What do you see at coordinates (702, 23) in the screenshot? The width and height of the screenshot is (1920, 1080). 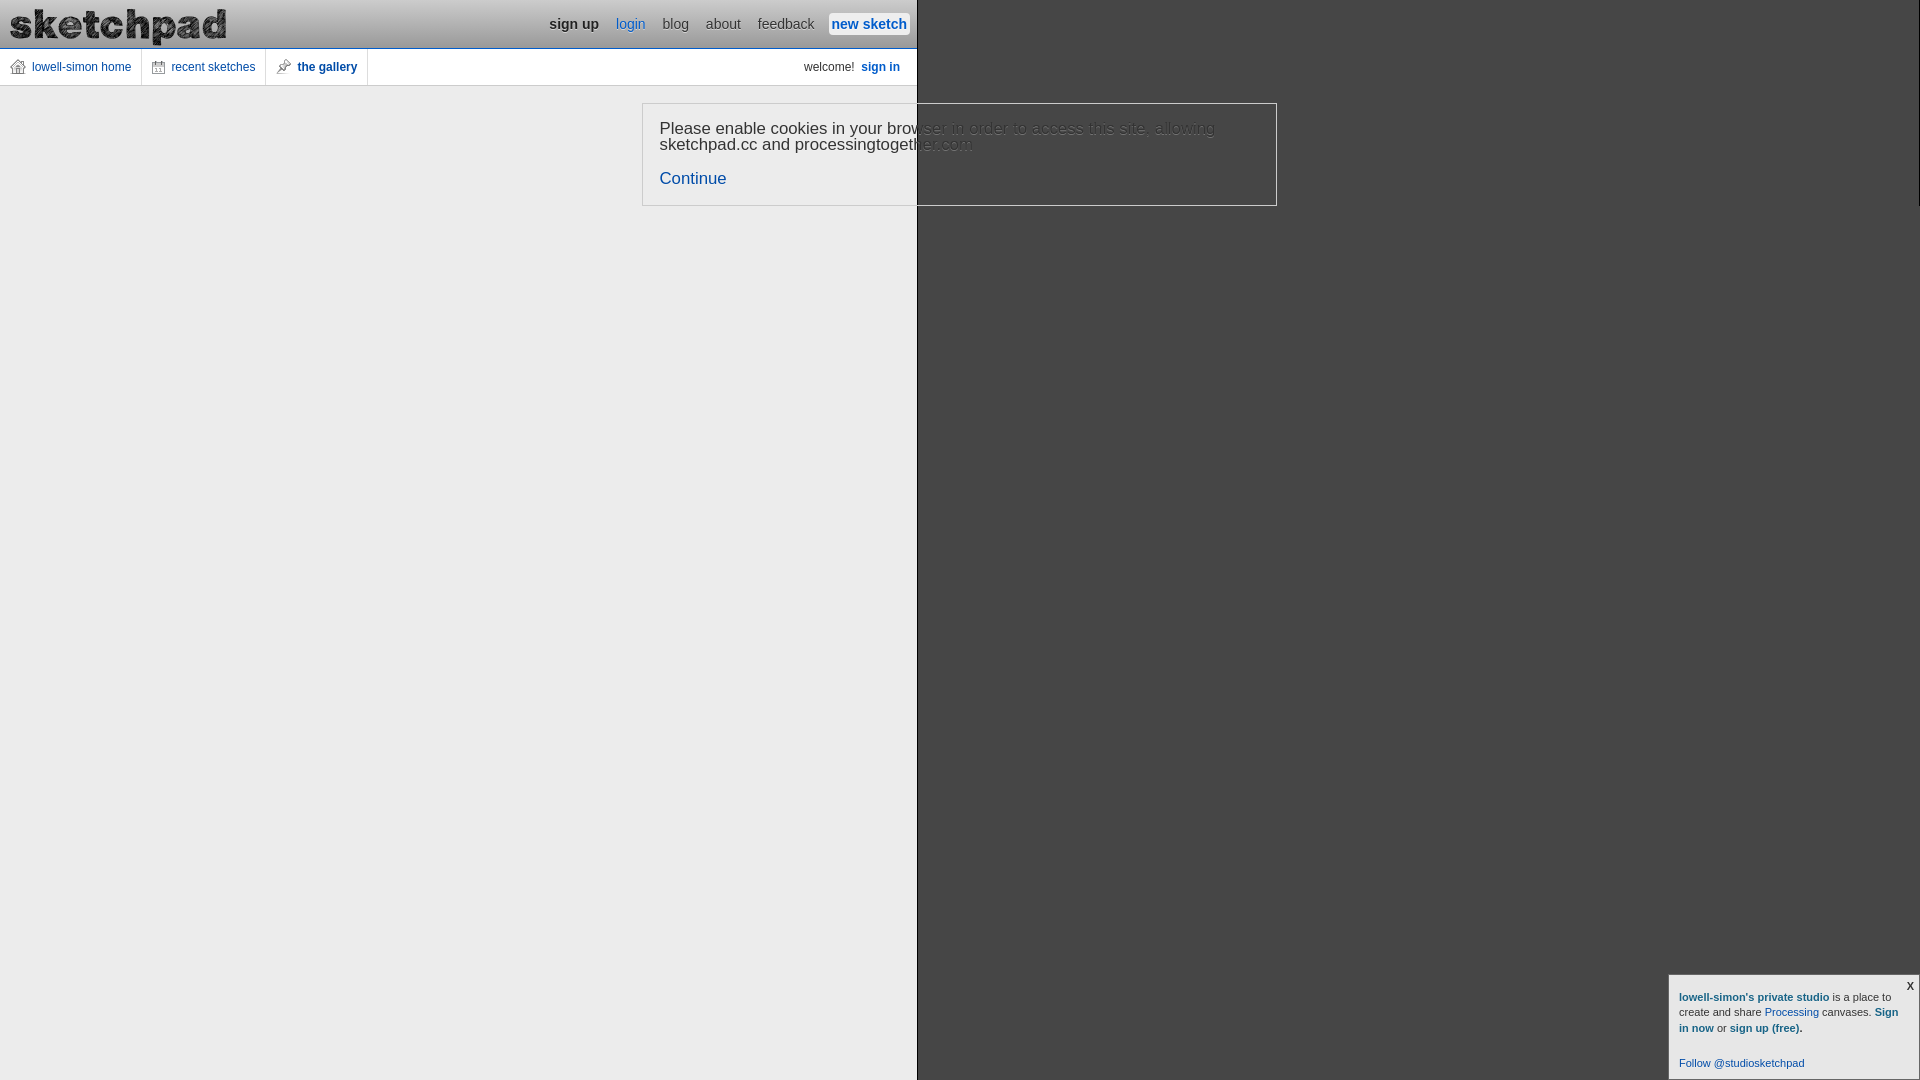 I see `'about'` at bounding box center [702, 23].